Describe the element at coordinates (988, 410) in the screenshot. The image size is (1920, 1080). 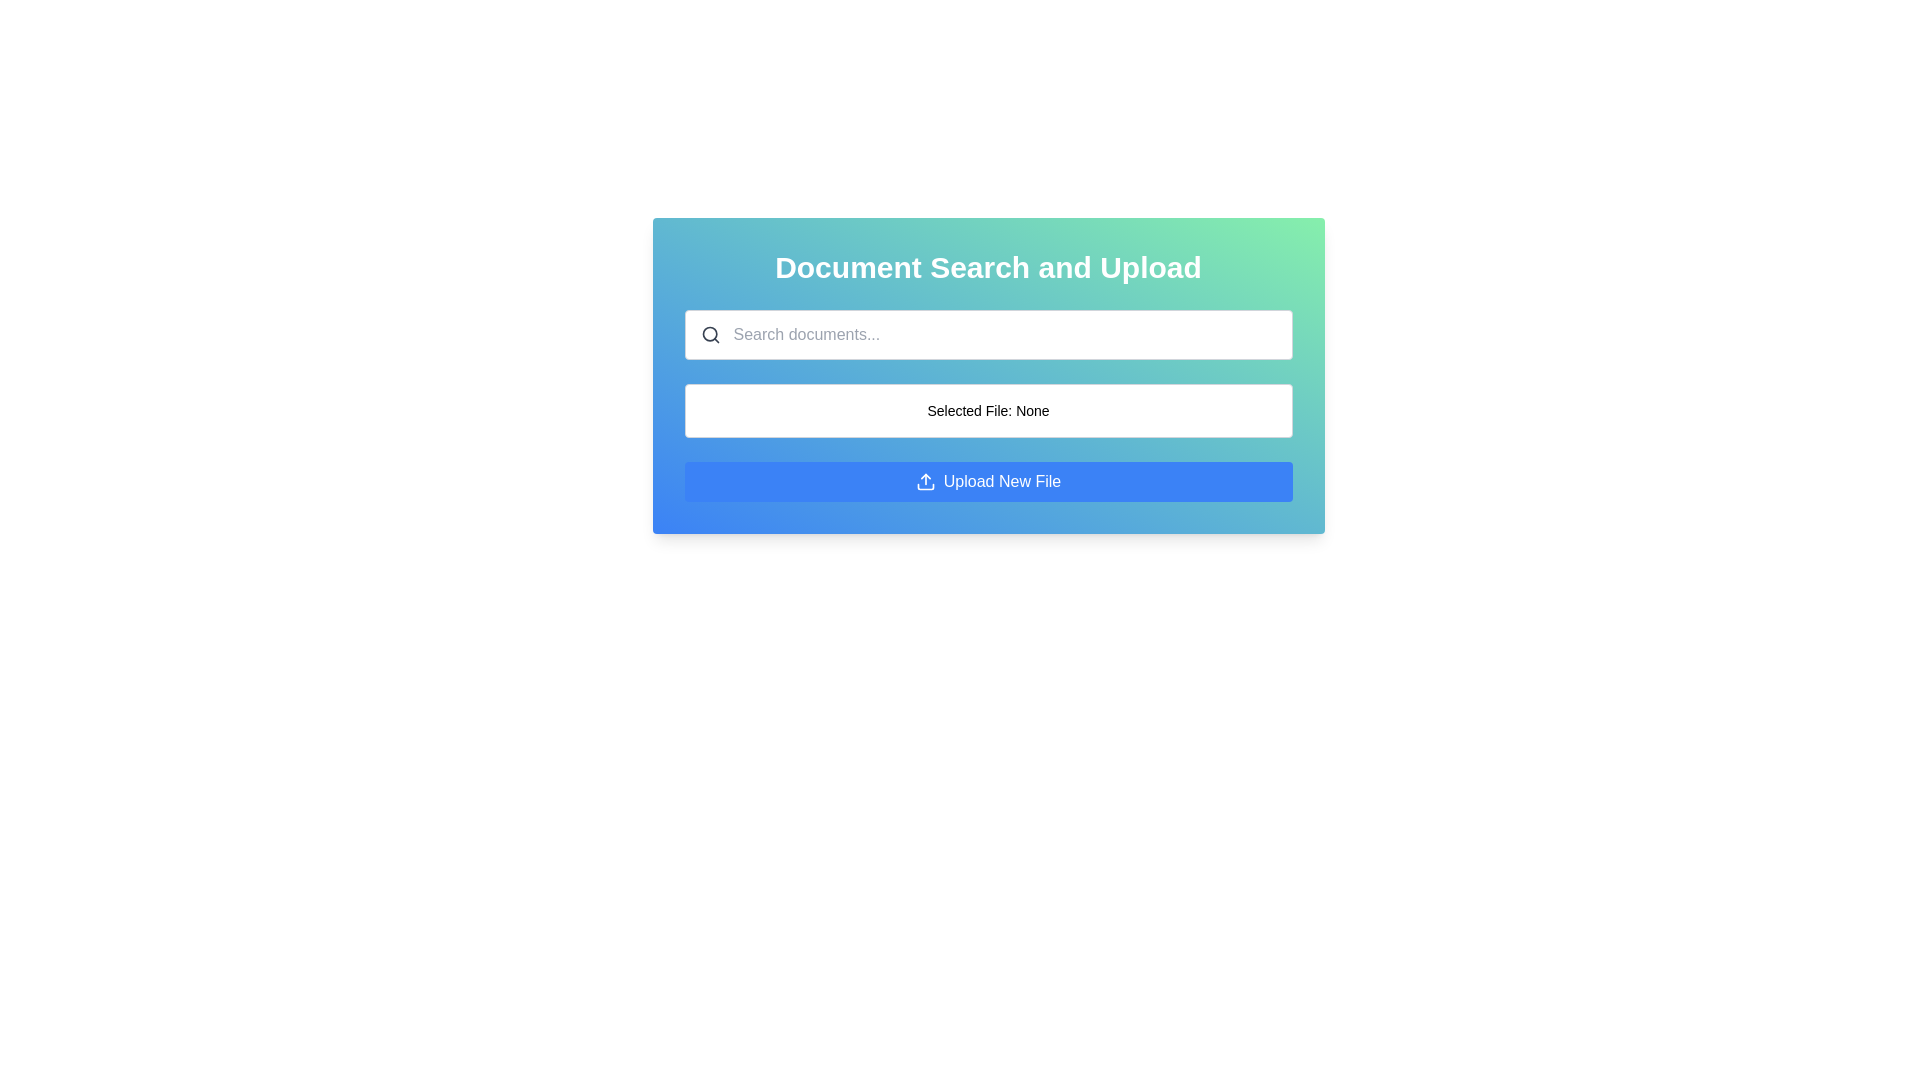
I see `the Static informational label that displays the current state of file selection, which is 'None'` at that location.